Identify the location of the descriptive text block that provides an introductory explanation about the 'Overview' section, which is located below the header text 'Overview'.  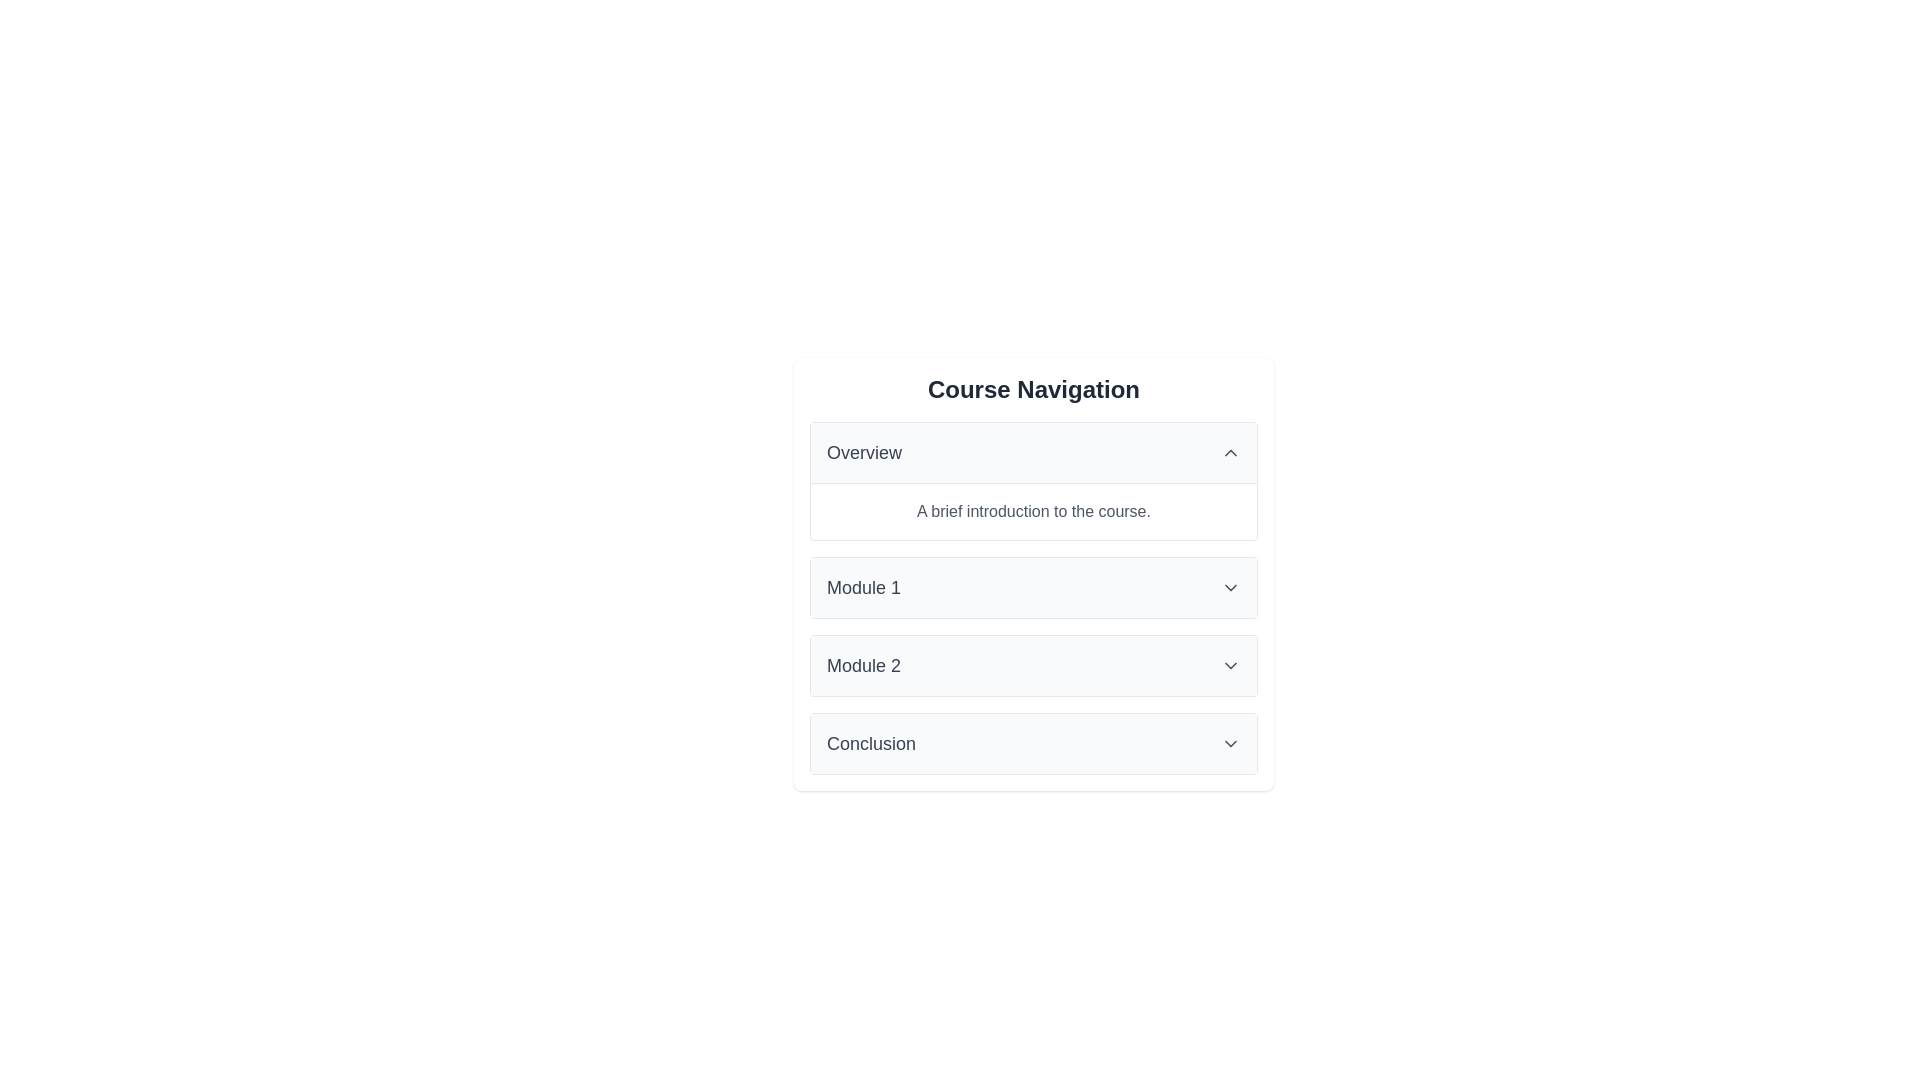
(1033, 509).